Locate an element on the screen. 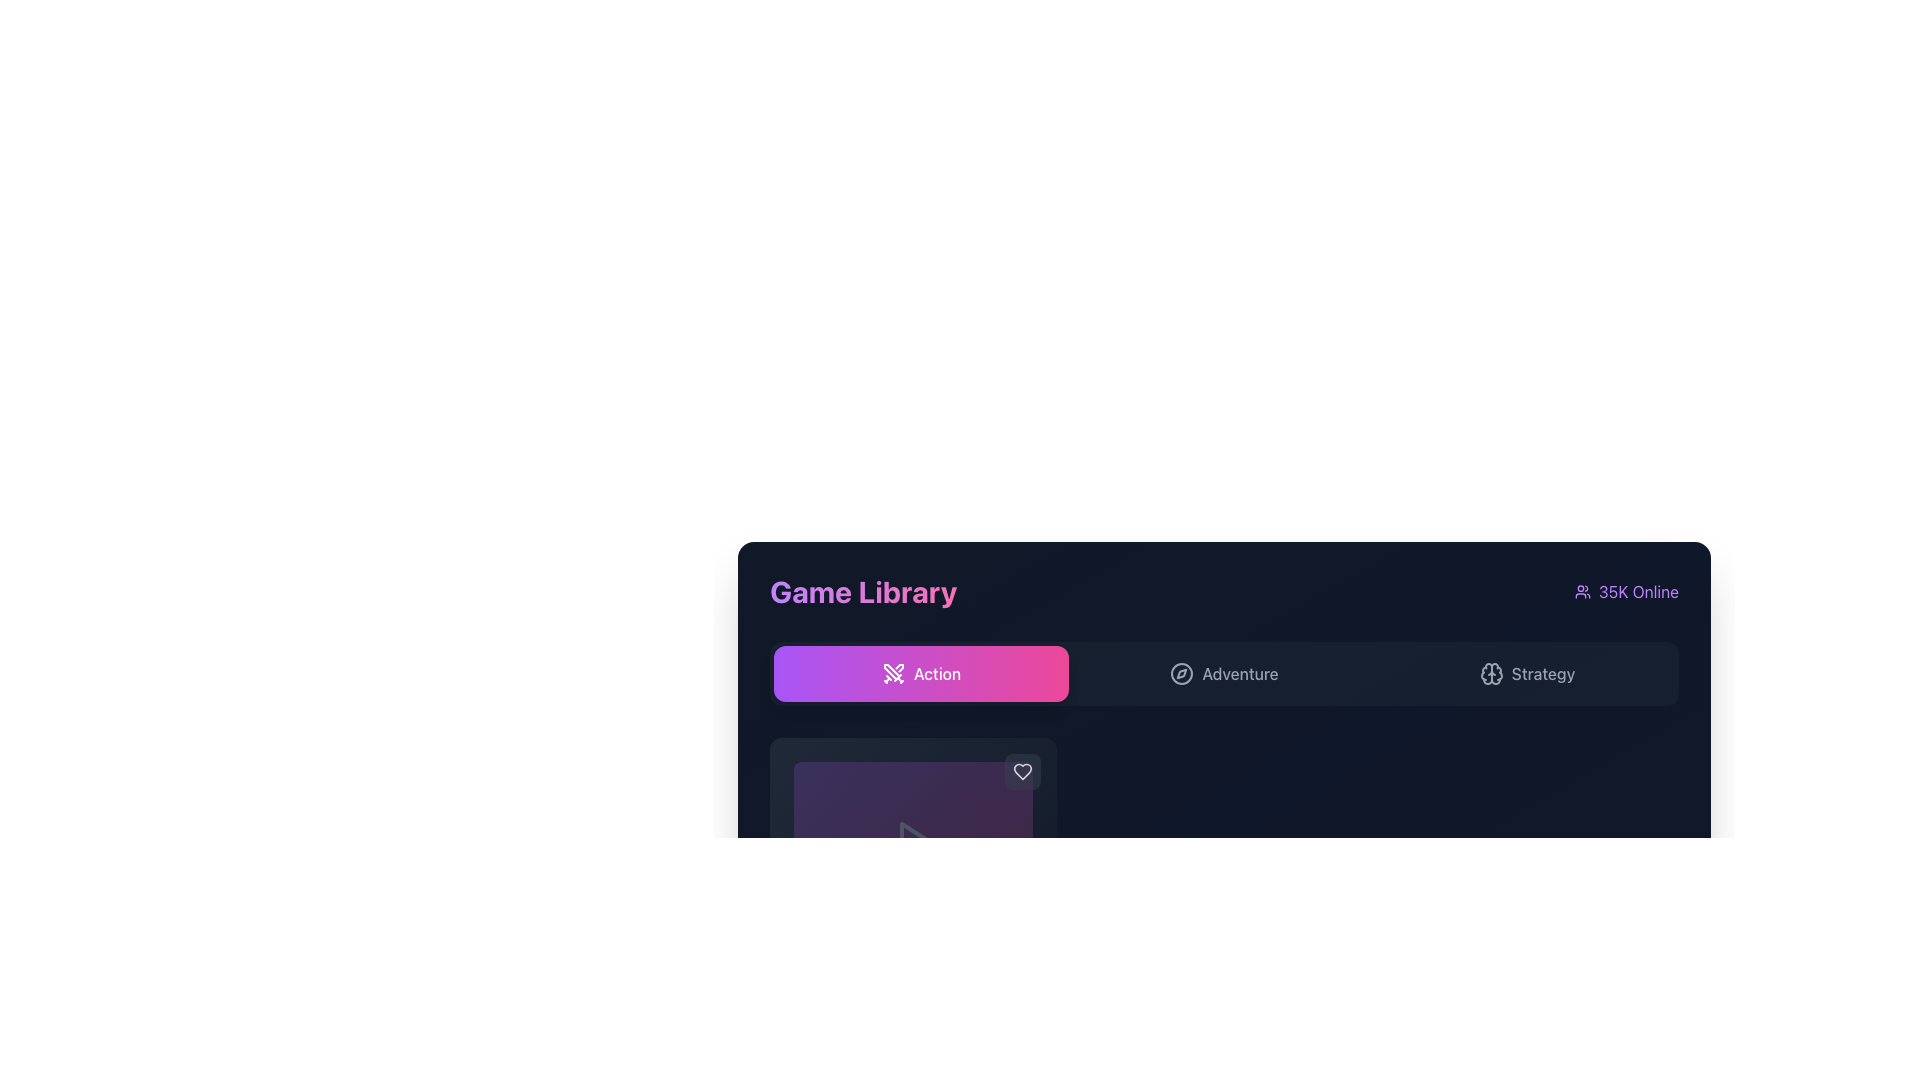 The height and width of the screenshot is (1080, 1920). the strategy games navigation button, which is the third tab in a group of three tabs, located to the right of the 'Adventure' tab and left-aligned with the 'Action' tab, situated in the top-right section below the 'Game Library' header is located at coordinates (1526, 674).